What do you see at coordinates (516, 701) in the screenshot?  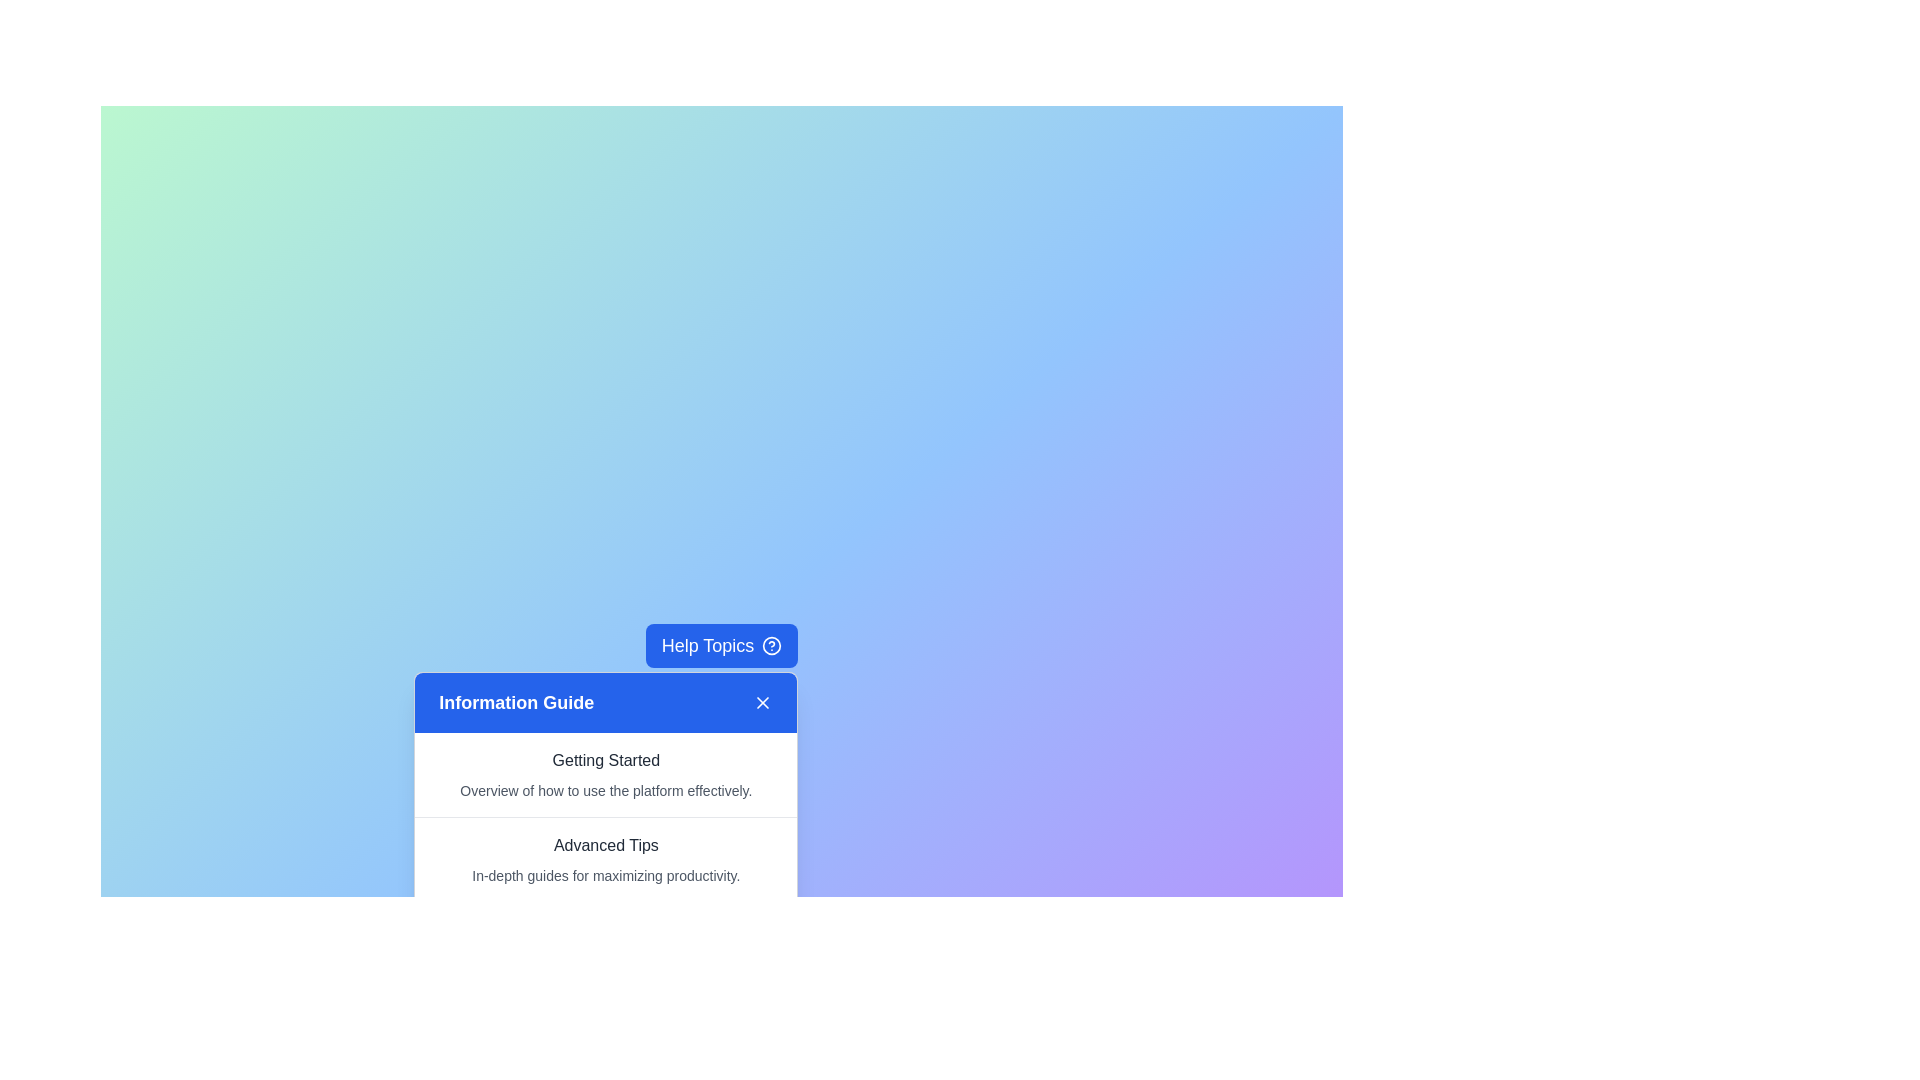 I see `the text label 'Information Guide', which is styled in a bold, large-sized font in white color on a blue background, positioned at the top of a dropdown-like module` at bounding box center [516, 701].